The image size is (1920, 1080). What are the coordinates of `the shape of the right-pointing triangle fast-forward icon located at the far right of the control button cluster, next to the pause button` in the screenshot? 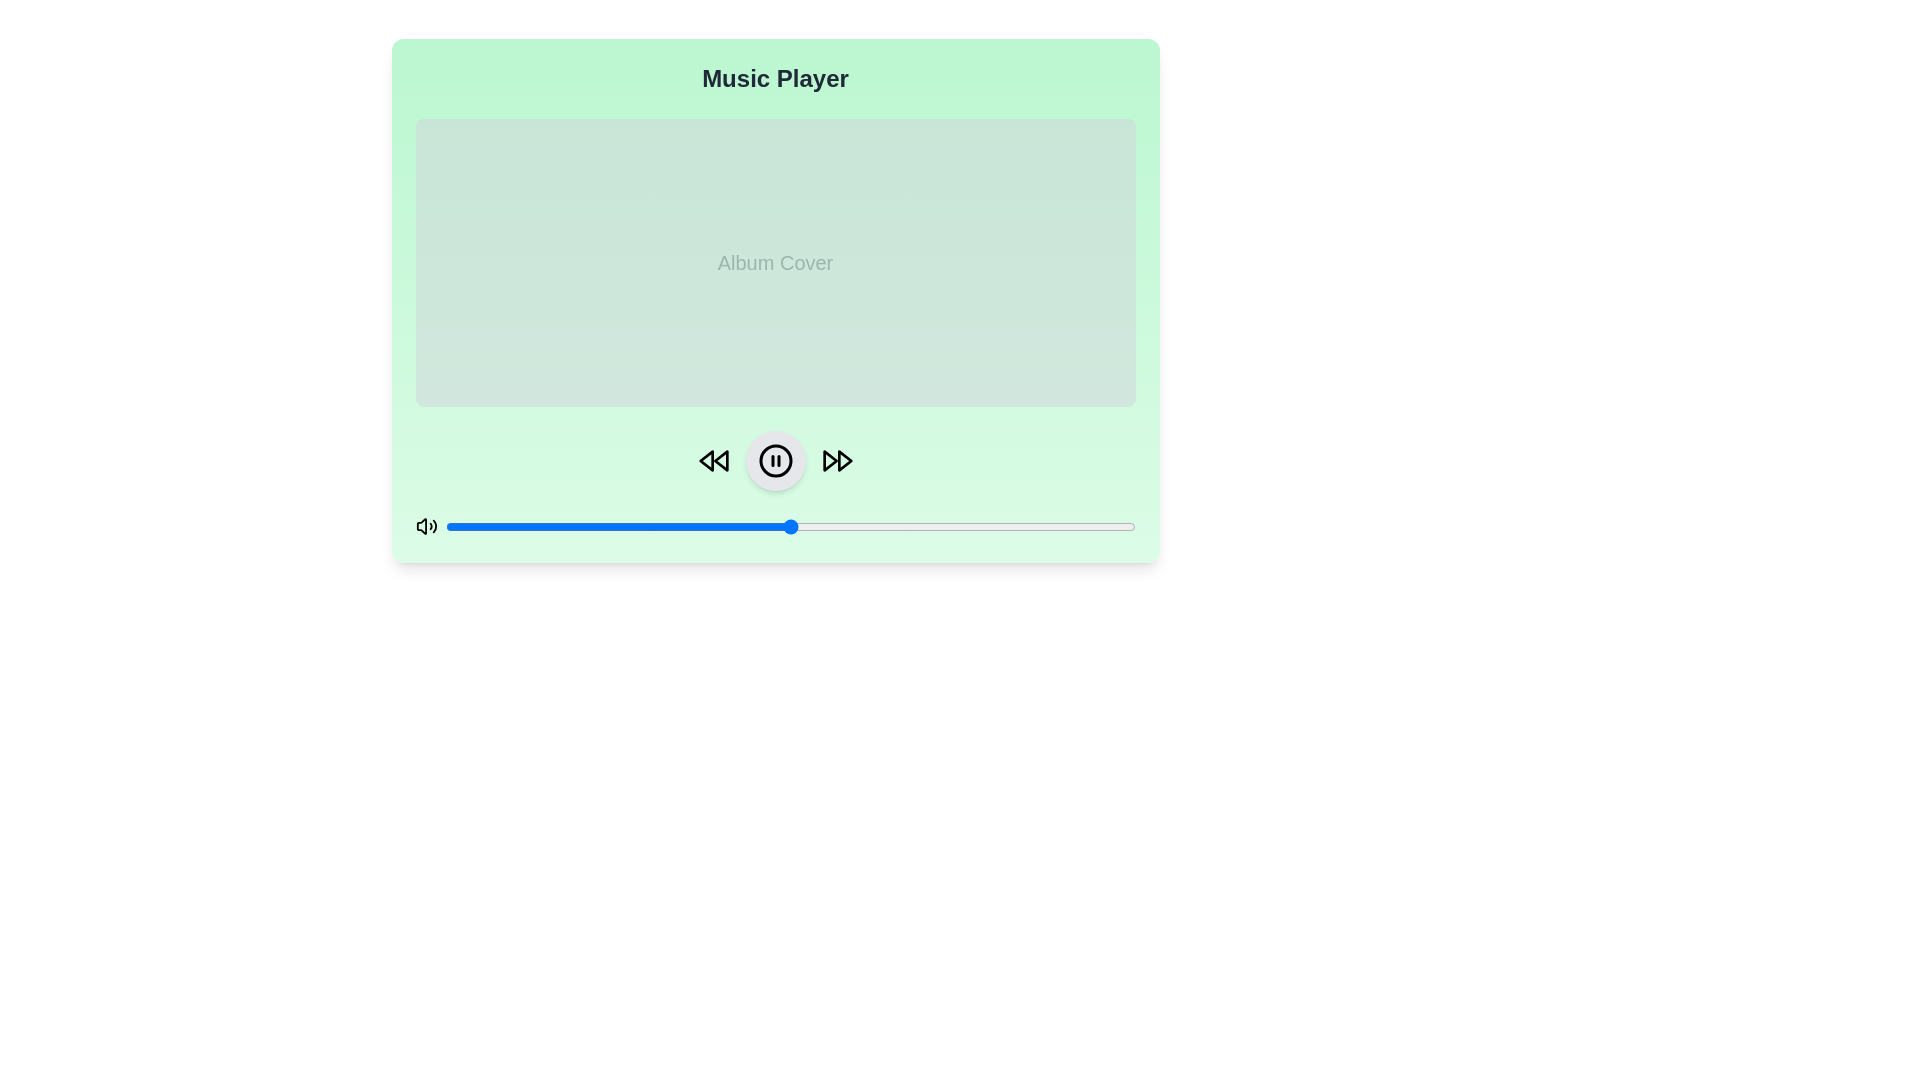 It's located at (844, 461).